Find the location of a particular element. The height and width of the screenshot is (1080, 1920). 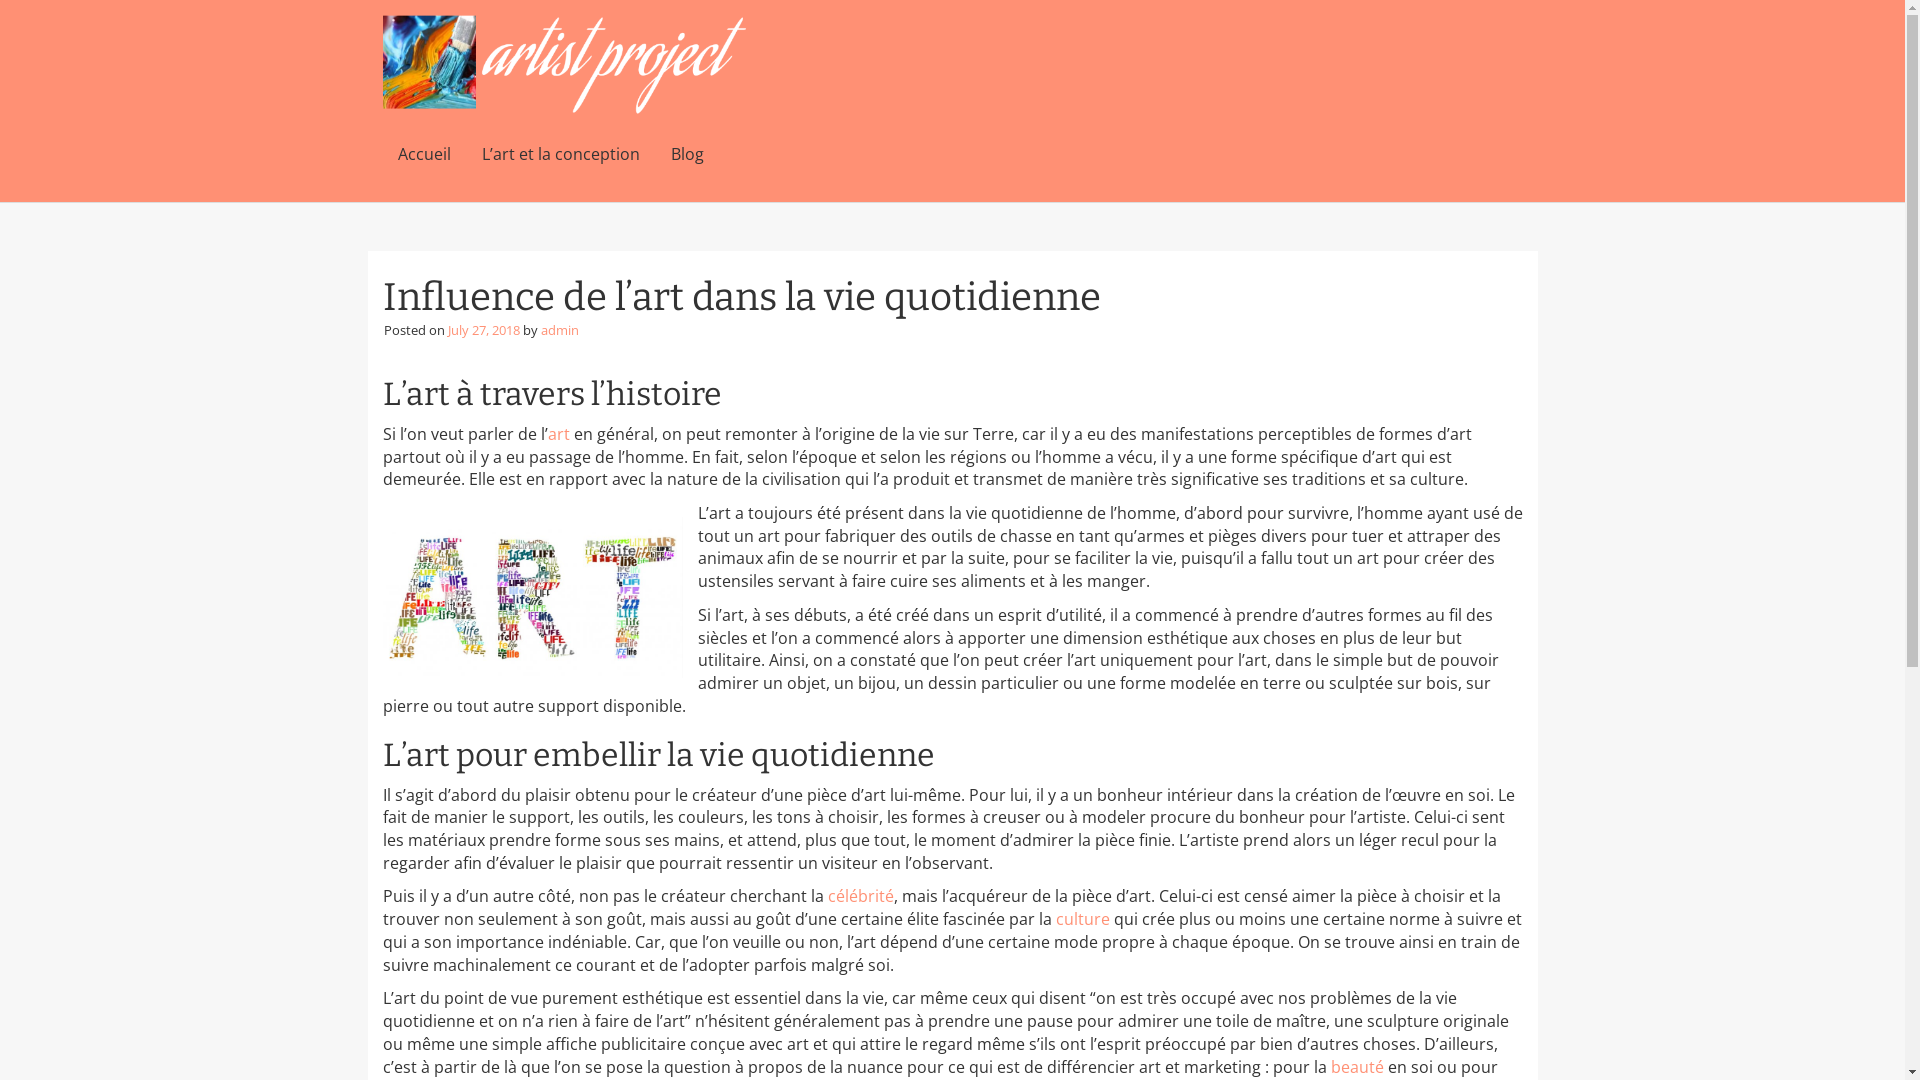

'culture' is located at coordinates (1082, 918).